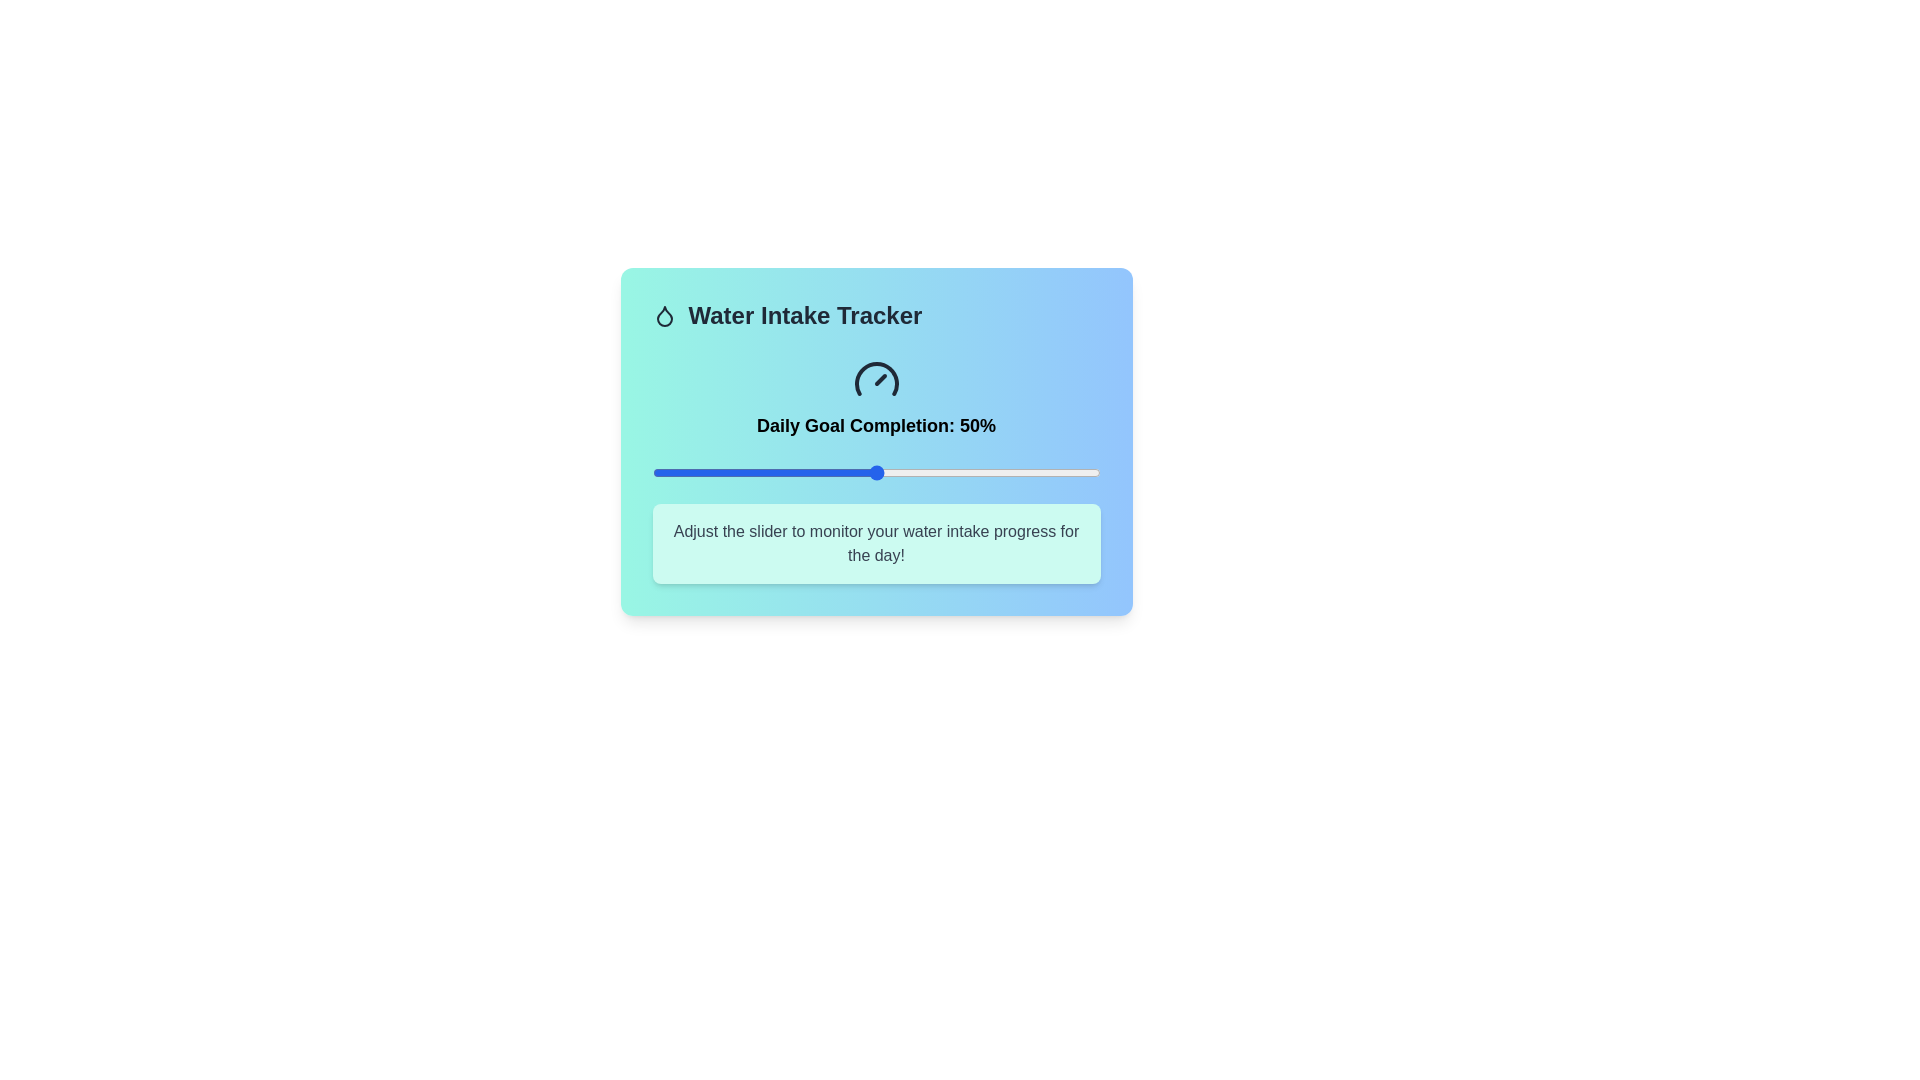 The height and width of the screenshot is (1080, 1920). Describe the element at coordinates (880, 473) in the screenshot. I see `the slider to set the water intake percentage to 51%` at that location.